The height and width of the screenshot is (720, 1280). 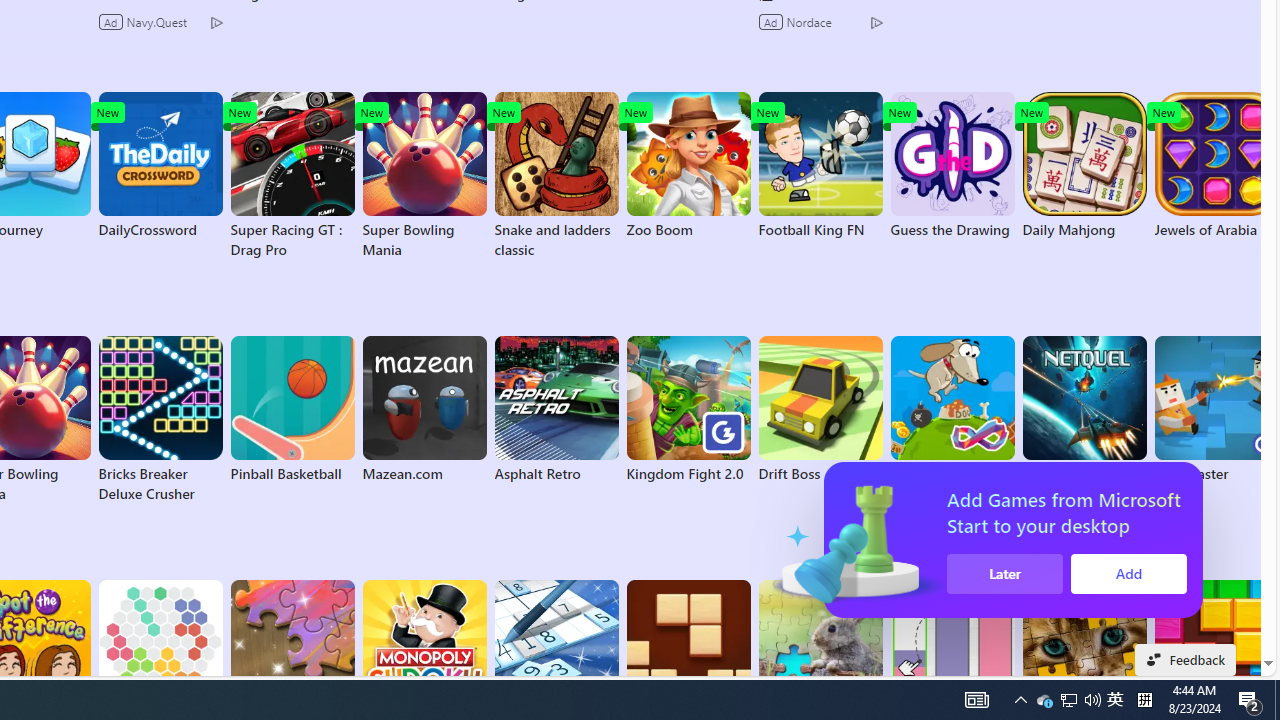 What do you see at coordinates (1215, 409) in the screenshot?
I see `'Gun Master'` at bounding box center [1215, 409].